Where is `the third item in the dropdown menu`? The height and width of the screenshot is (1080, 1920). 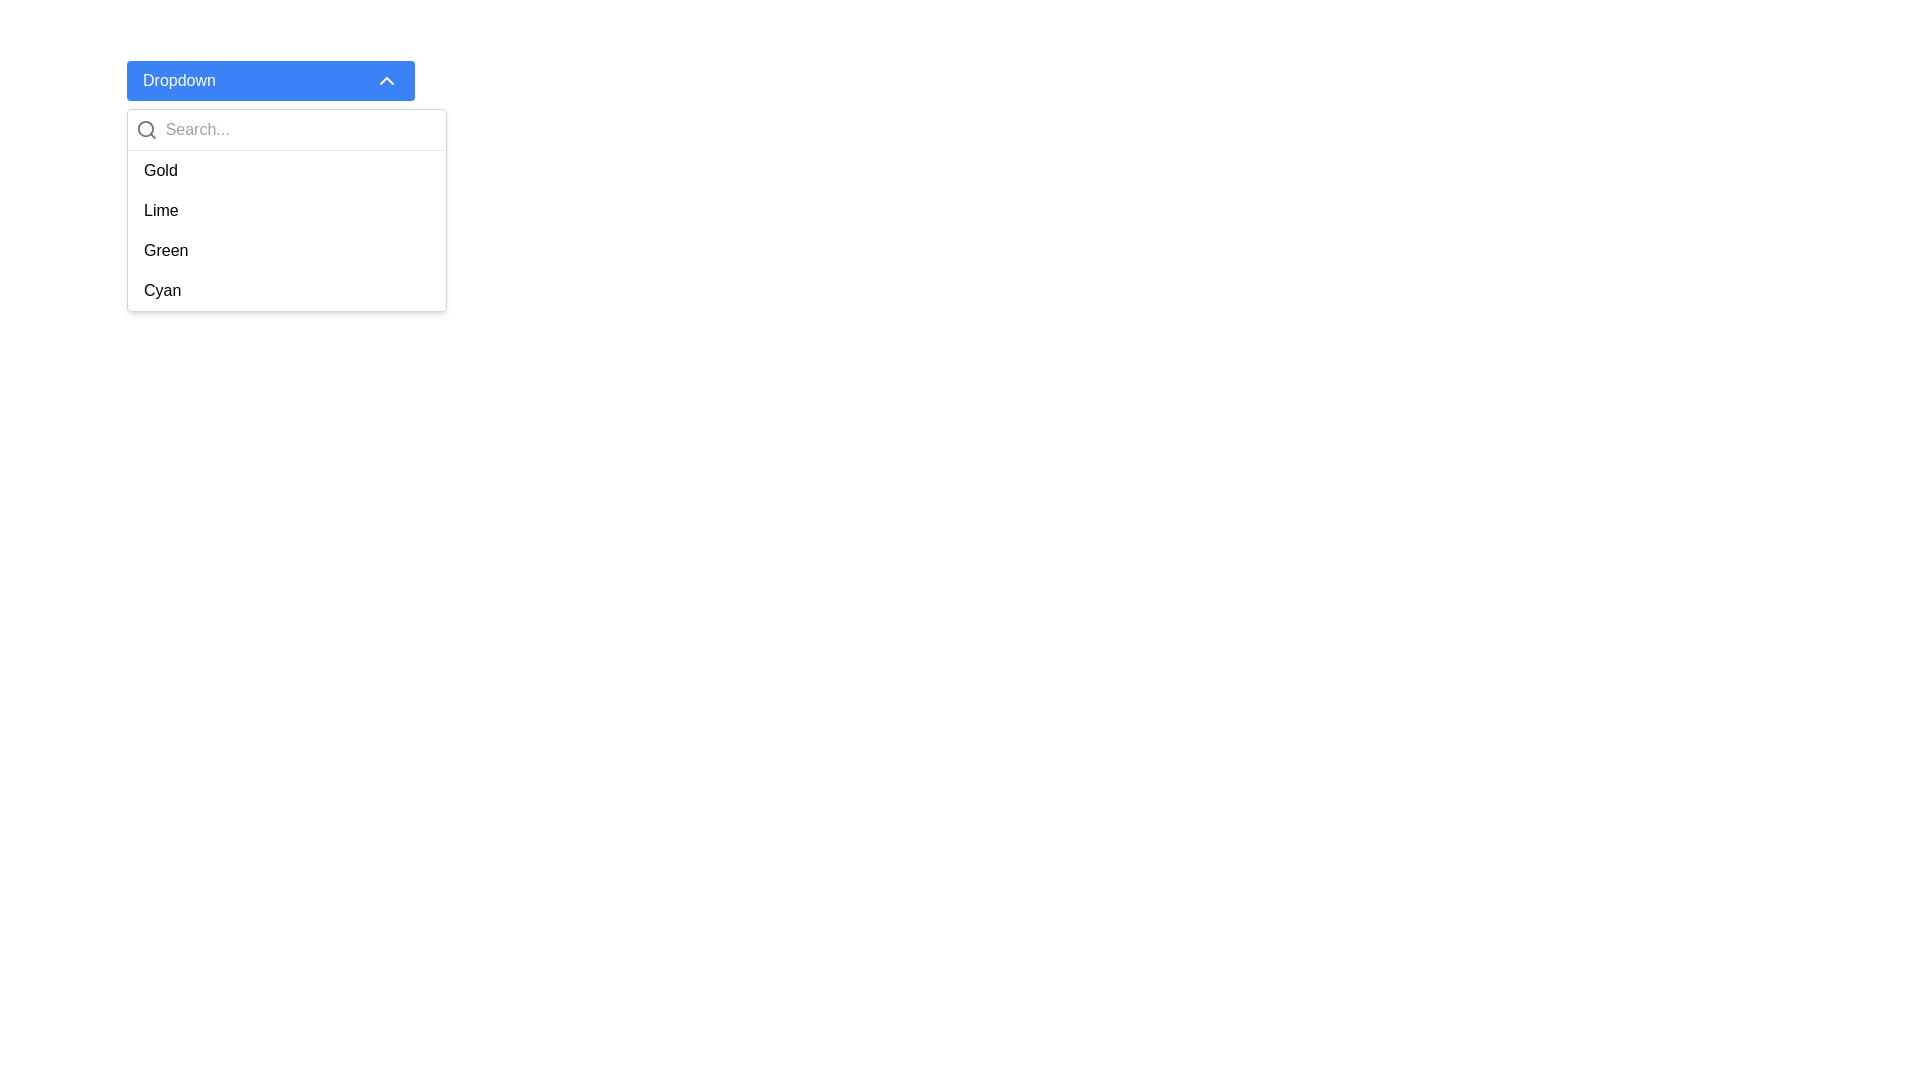 the third item in the dropdown menu is located at coordinates (286, 249).